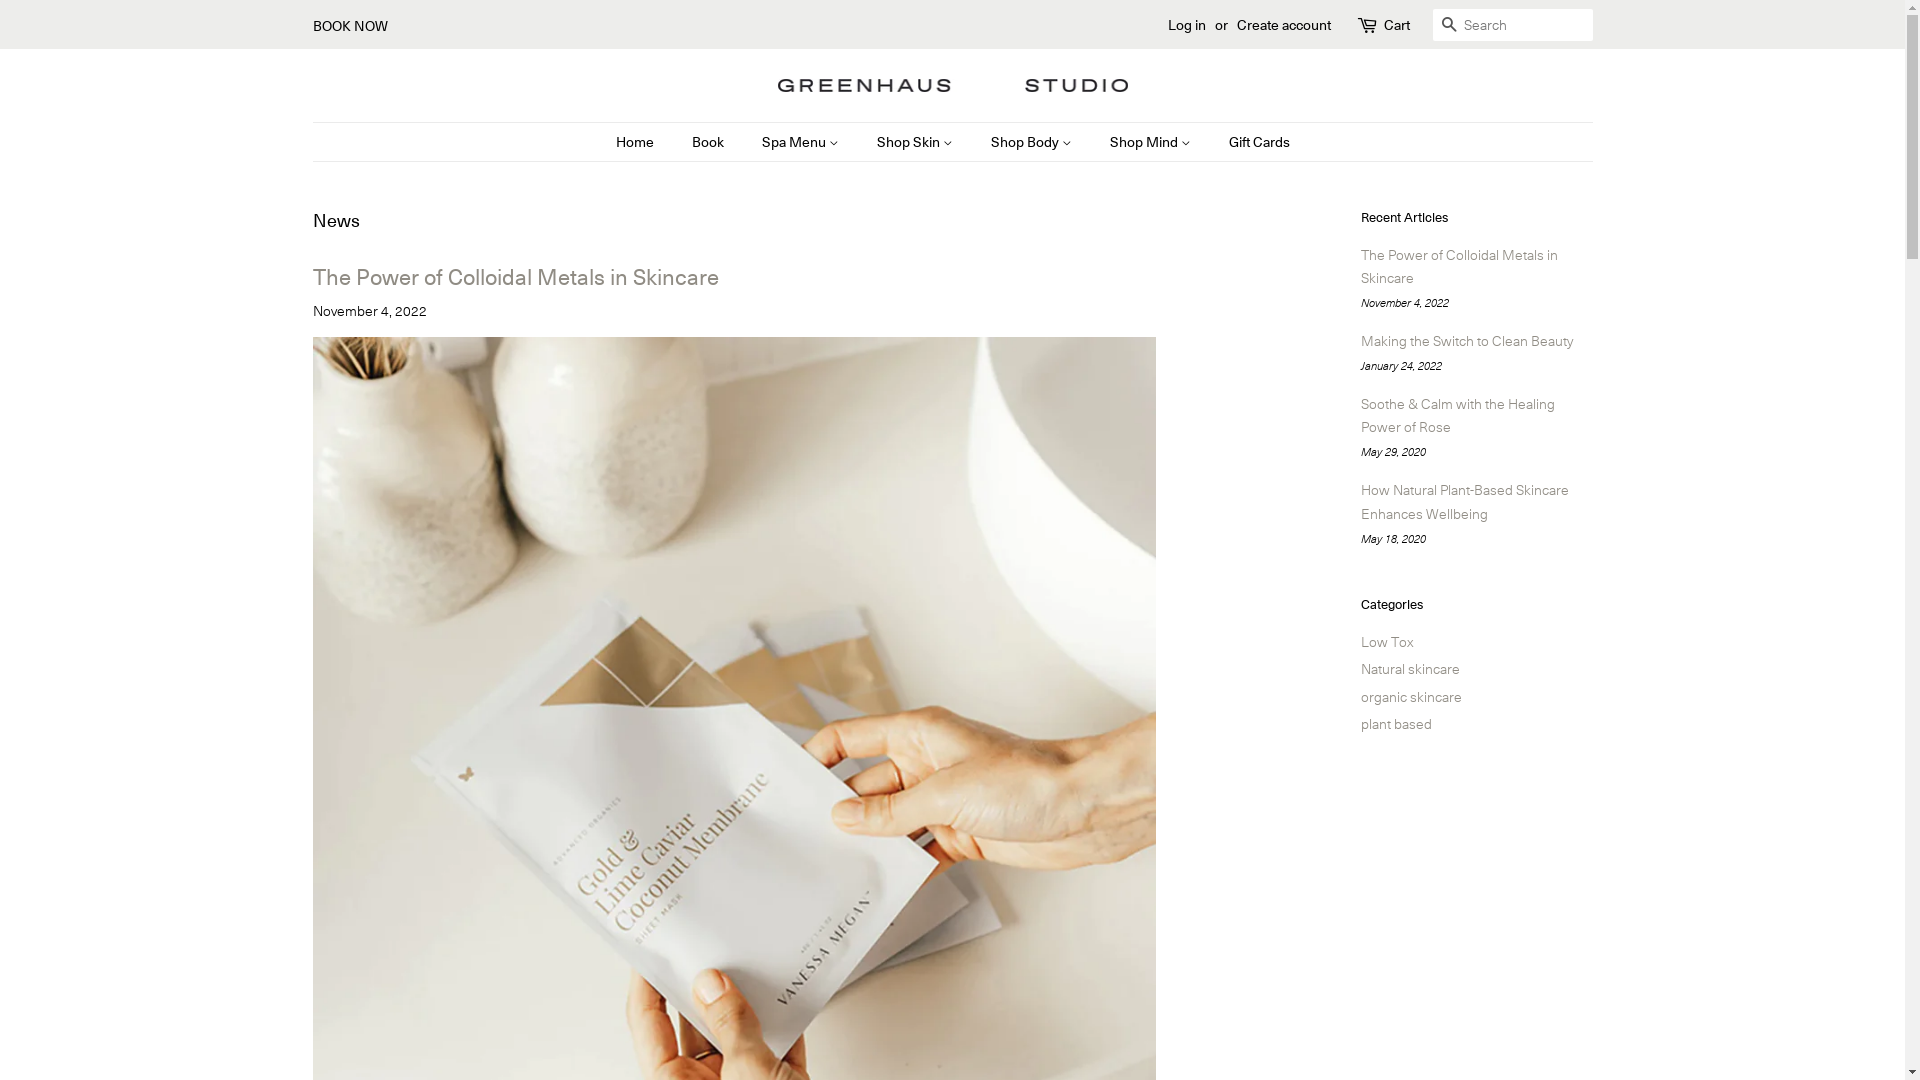 The width and height of the screenshot is (1920, 1080). I want to click on 'The Power of Colloidal Metals in Skincare', so click(1359, 265).